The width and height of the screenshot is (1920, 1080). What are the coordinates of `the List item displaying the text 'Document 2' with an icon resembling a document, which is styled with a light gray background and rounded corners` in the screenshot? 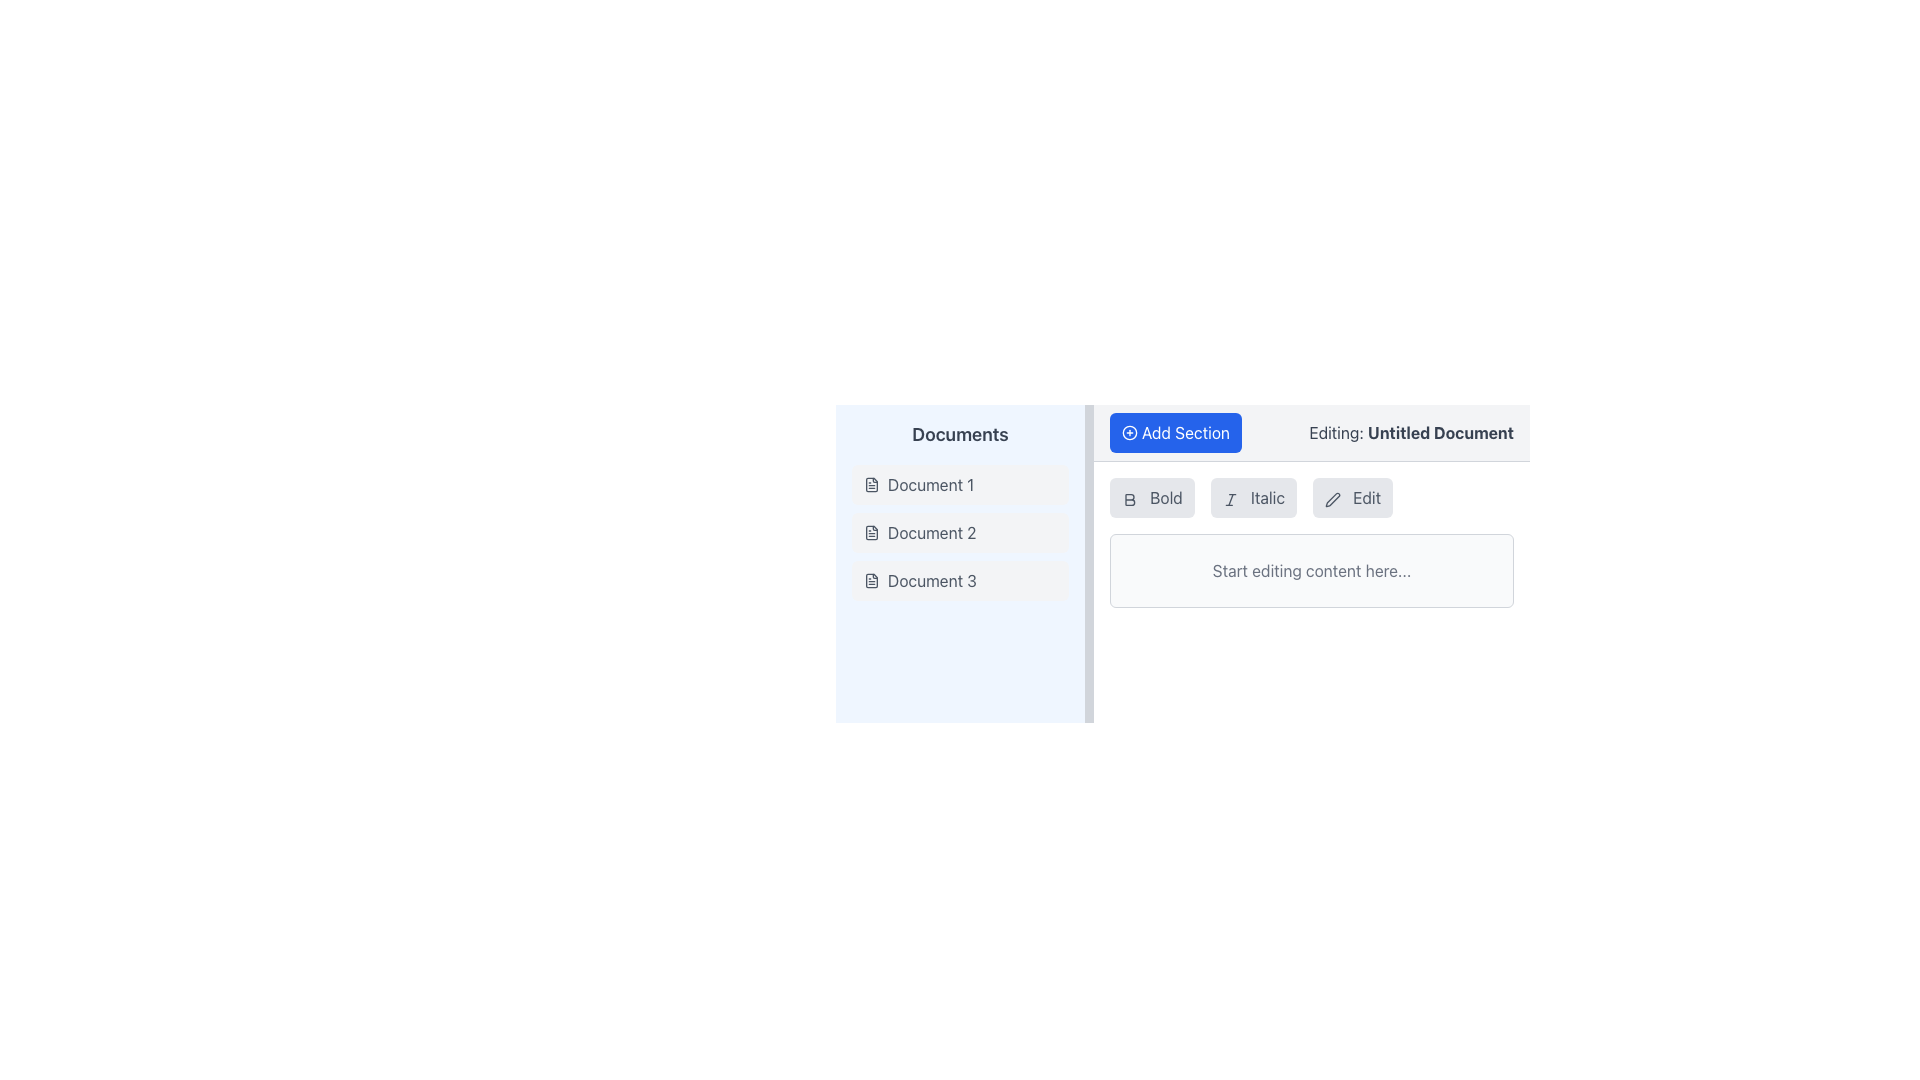 It's located at (960, 531).